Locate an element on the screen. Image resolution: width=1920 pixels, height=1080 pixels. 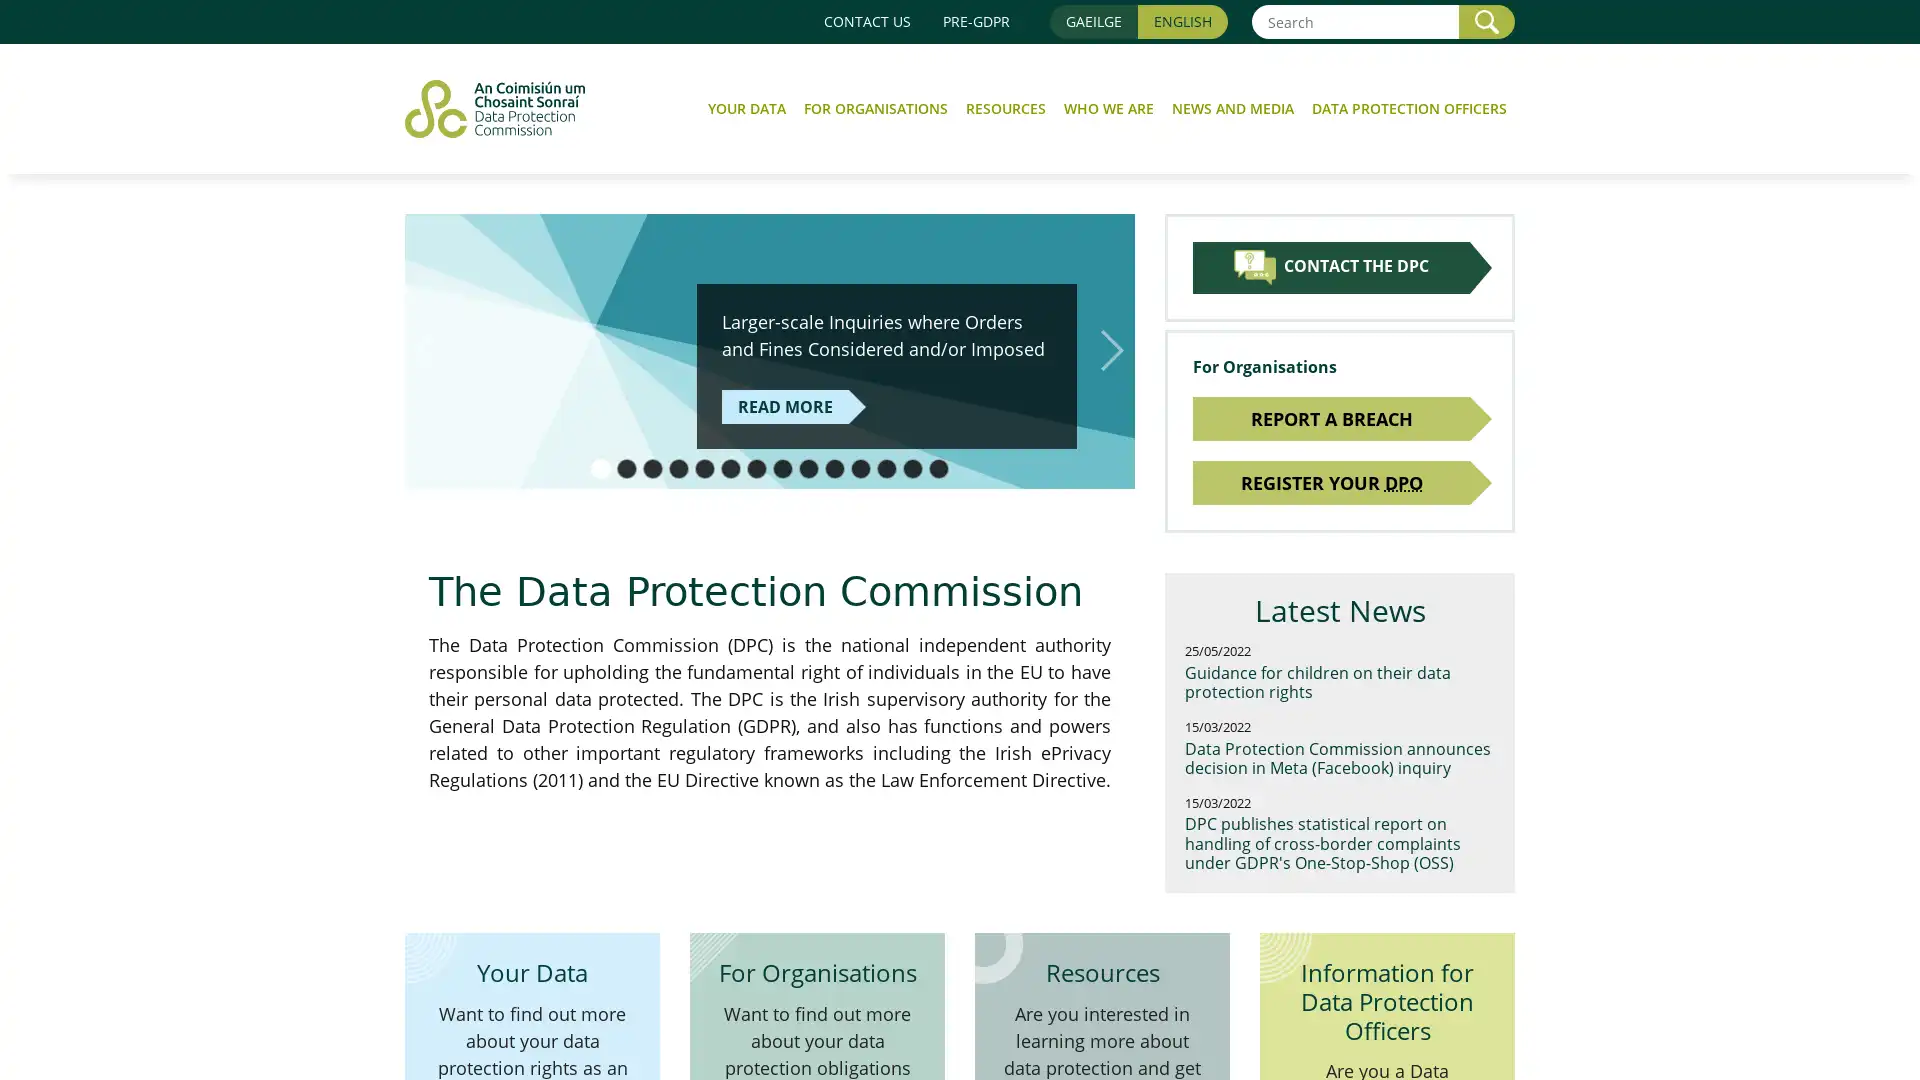
Previous is located at coordinates (426, 349).